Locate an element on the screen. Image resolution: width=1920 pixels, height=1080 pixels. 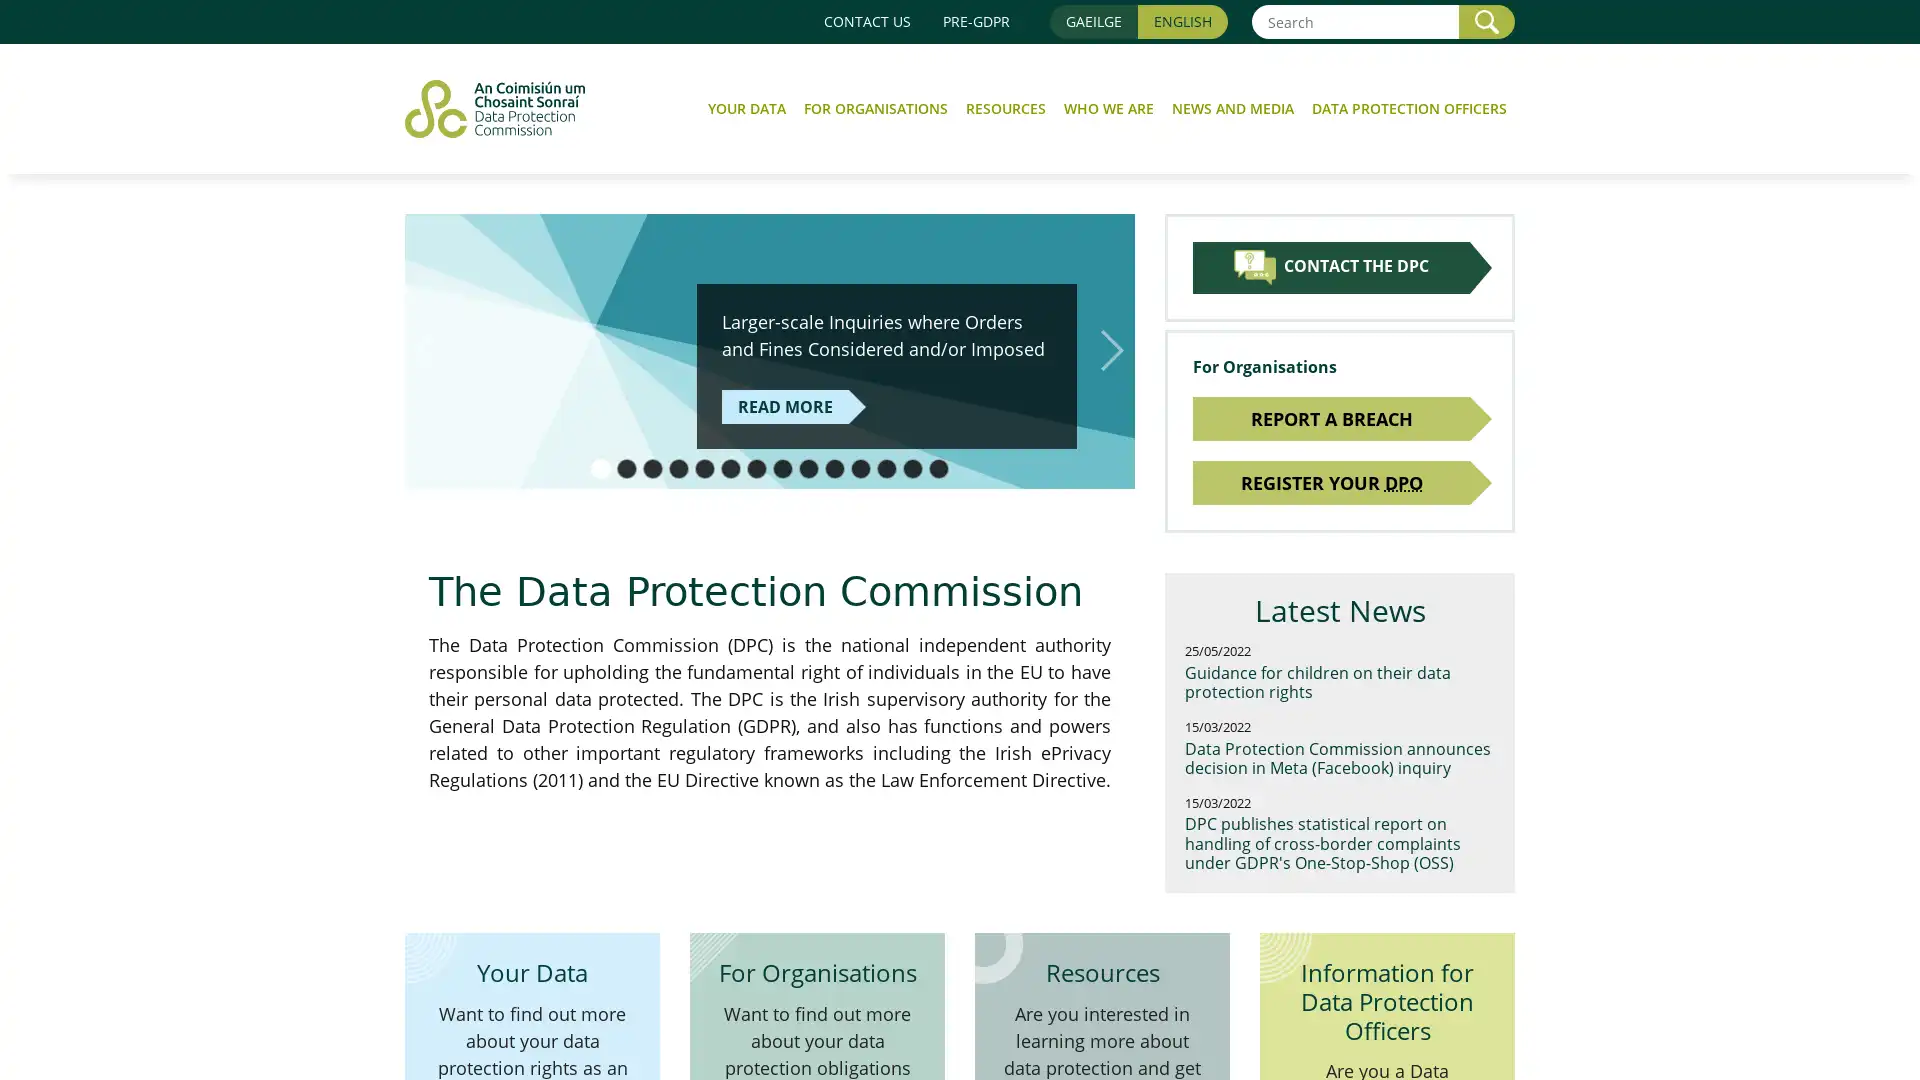
Previous is located at coordinates (426, 349).